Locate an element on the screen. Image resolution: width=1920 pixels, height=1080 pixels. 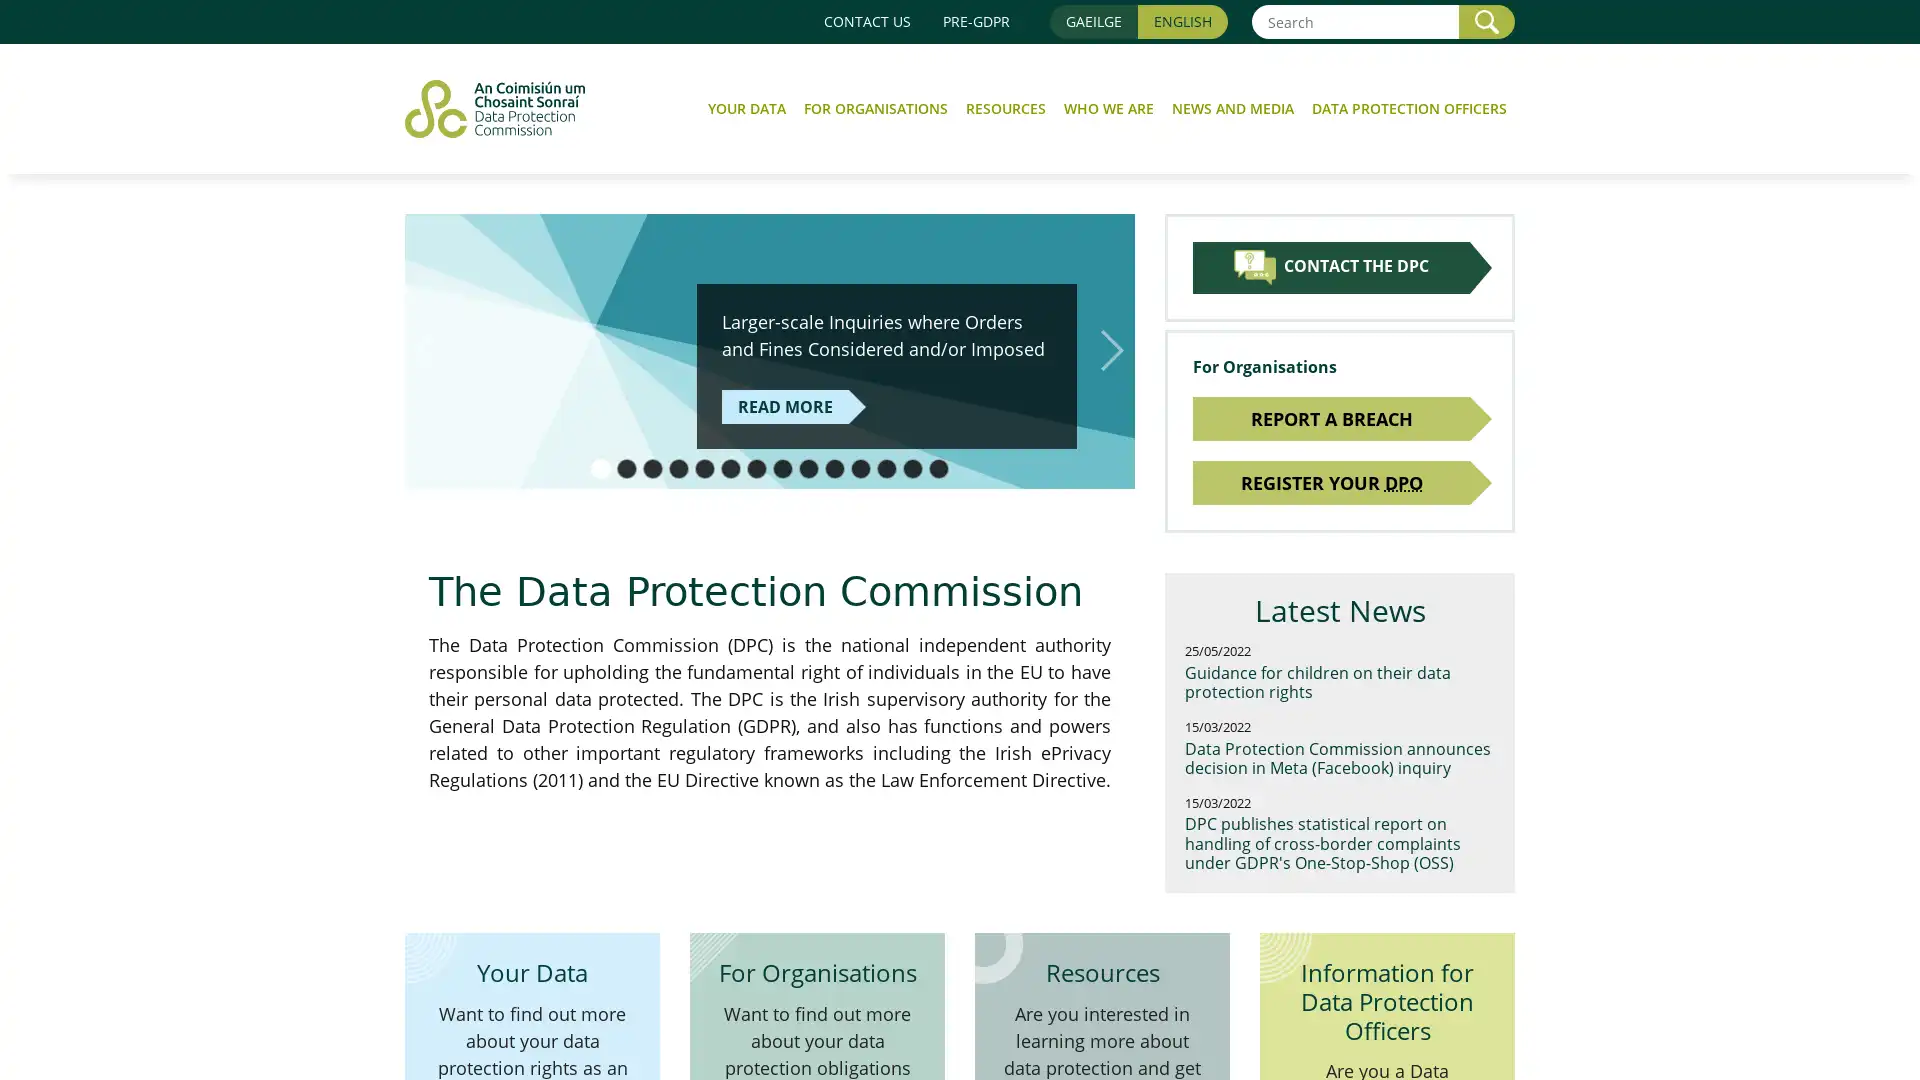
Previous is located at coordinates (426, 349).